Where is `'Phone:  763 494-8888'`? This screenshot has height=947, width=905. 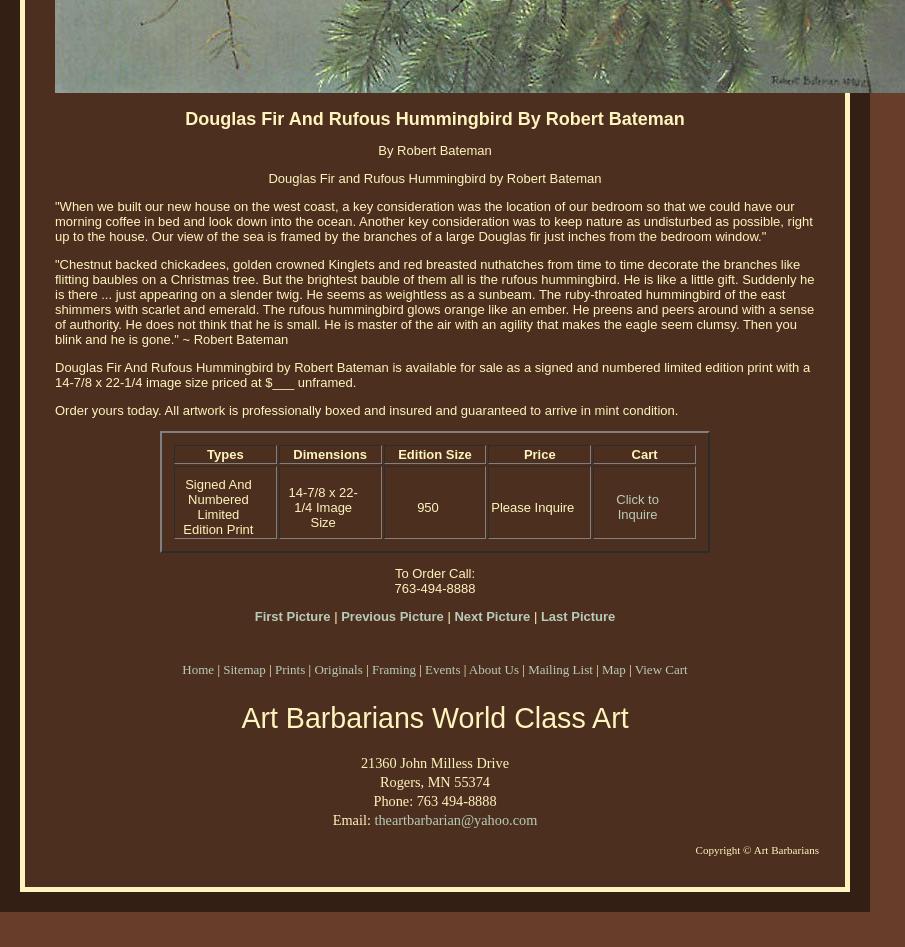
'Phone:  763 494-8888' is located at coordinates (373, 800).